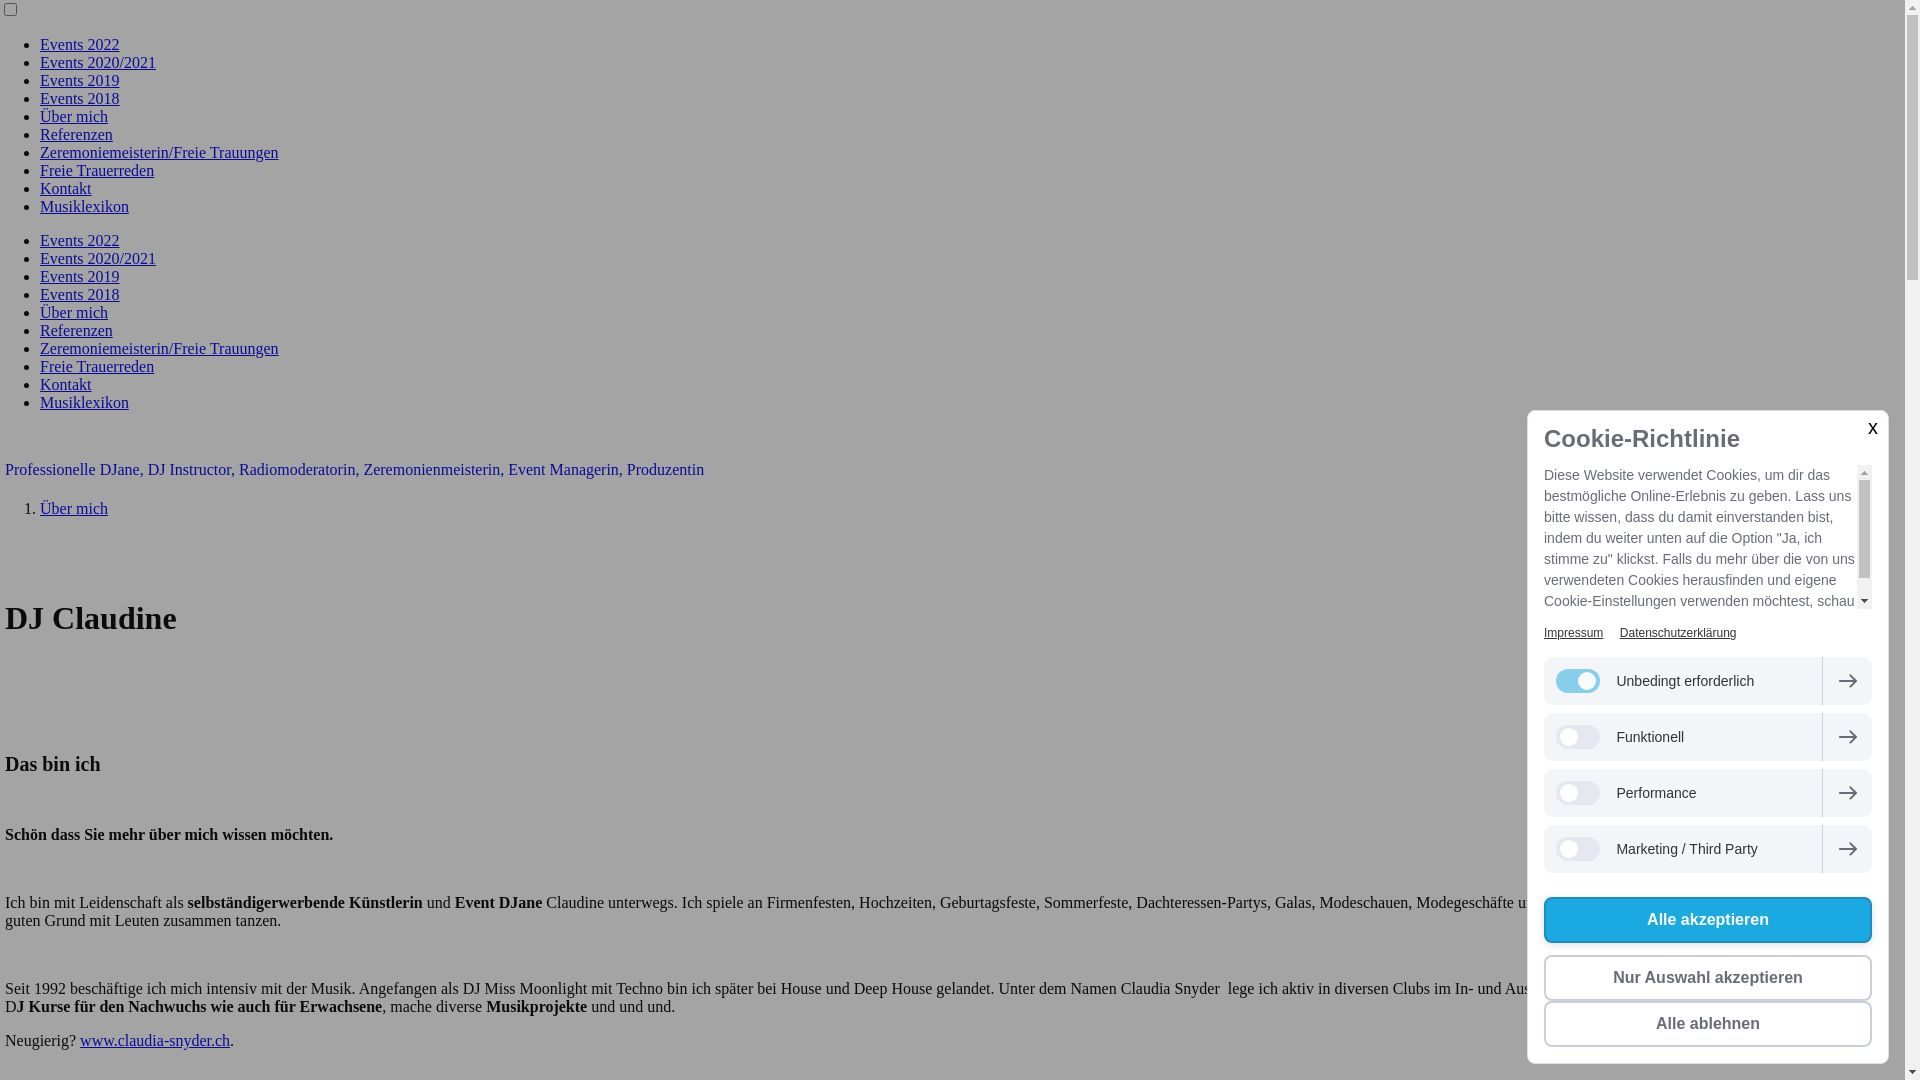 This screenshot has width=1920, height=1080. Describe the element at coordinates (39, 384) in the screenshot. I see `'Kontakt'` at that location.